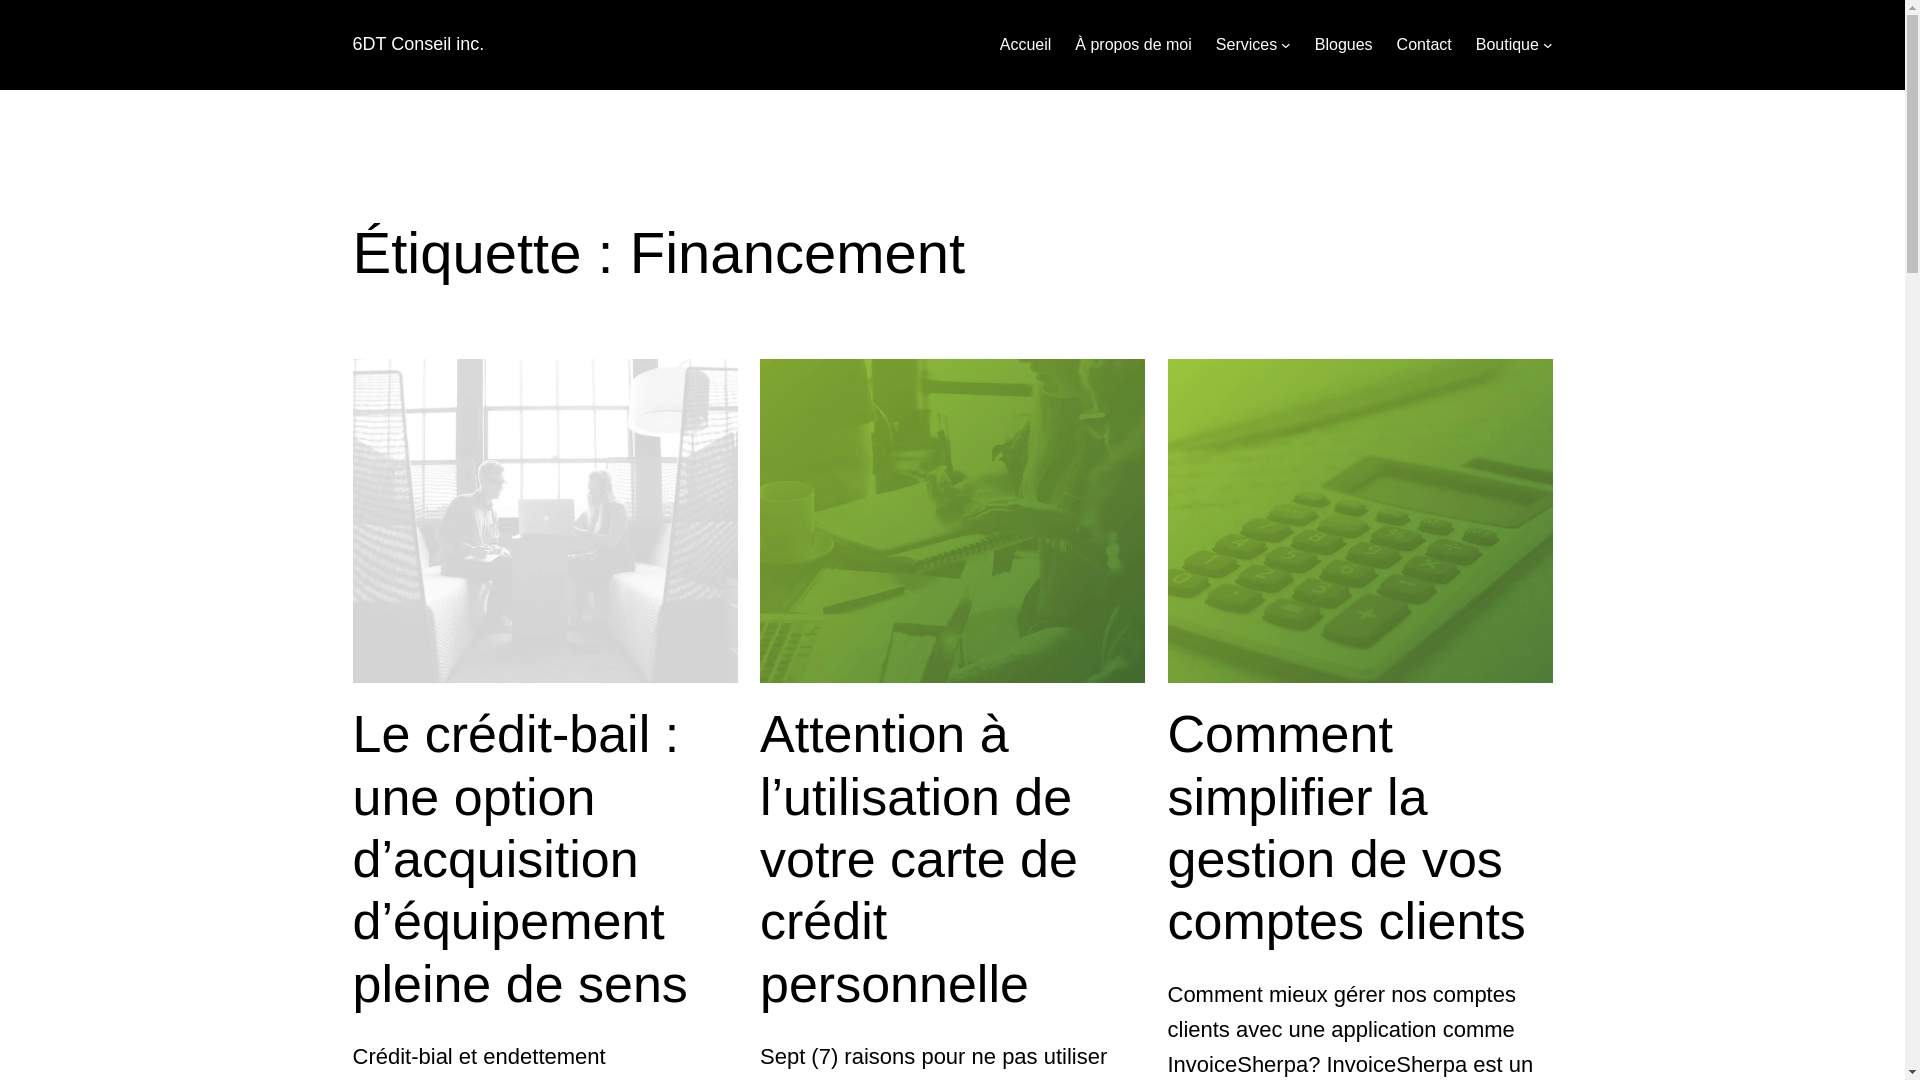  Describe the element at coordinates (1214, 45) in the screenshot. I see `'Services'` at that location.